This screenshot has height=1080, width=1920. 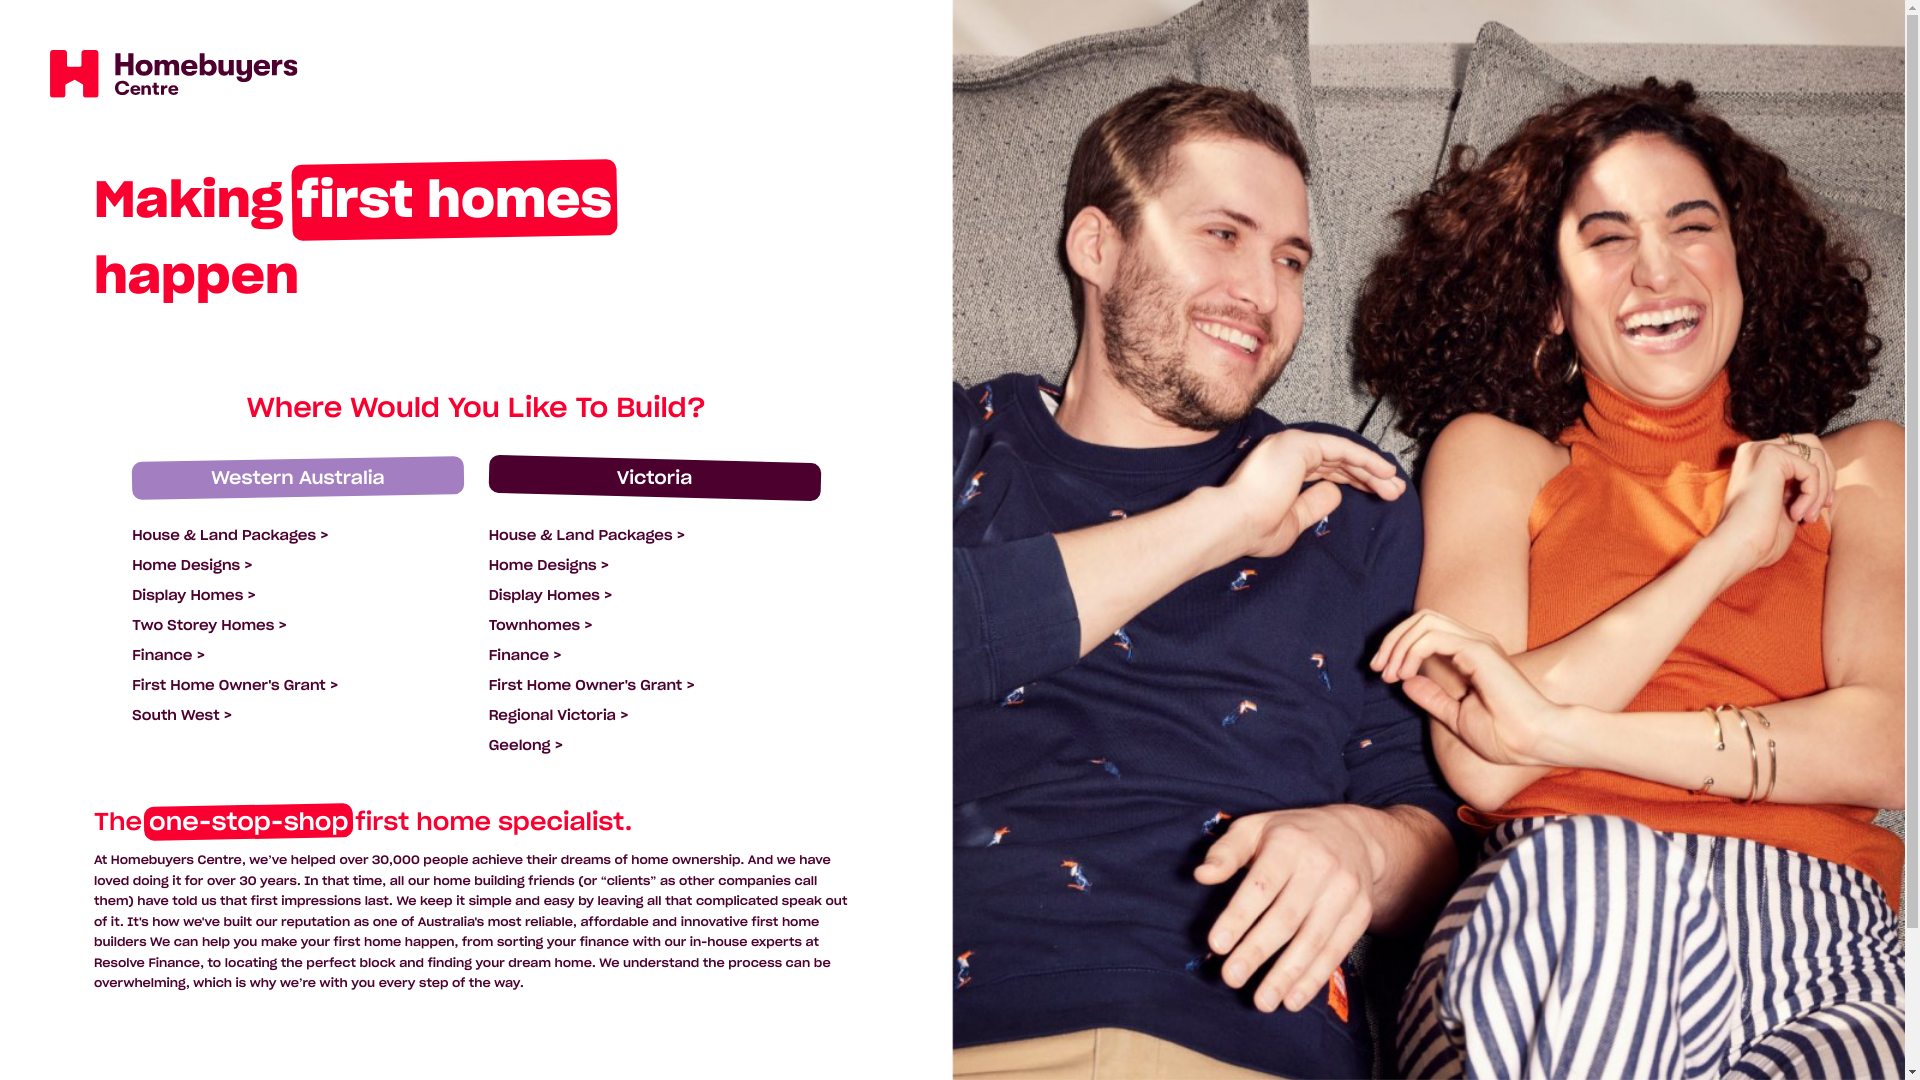 What do you see at coordinates (489, 623) in the screenshot?
I see `'Townhomes >'` at bounding box center [489, 623].